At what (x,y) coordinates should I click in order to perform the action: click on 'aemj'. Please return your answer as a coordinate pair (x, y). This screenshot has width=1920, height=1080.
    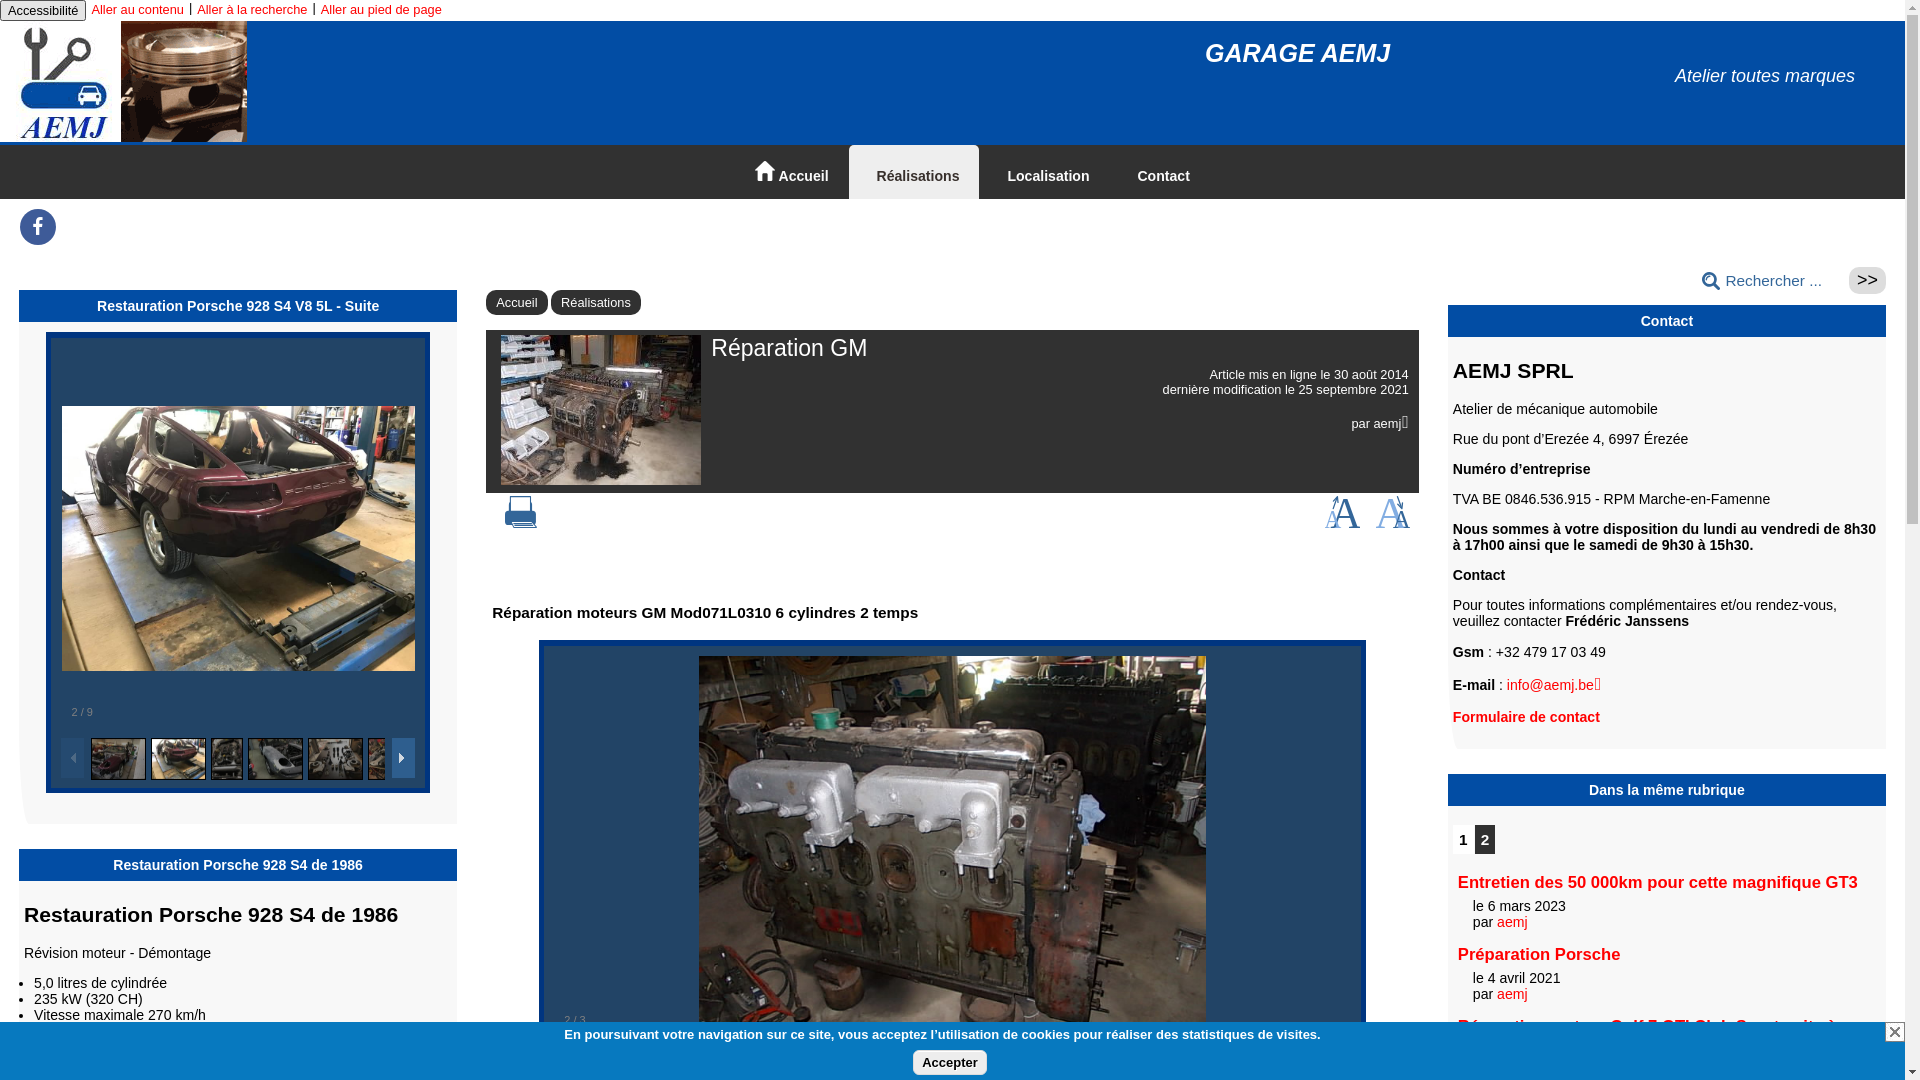
    Looking at the image, I should click on (1512, 921).